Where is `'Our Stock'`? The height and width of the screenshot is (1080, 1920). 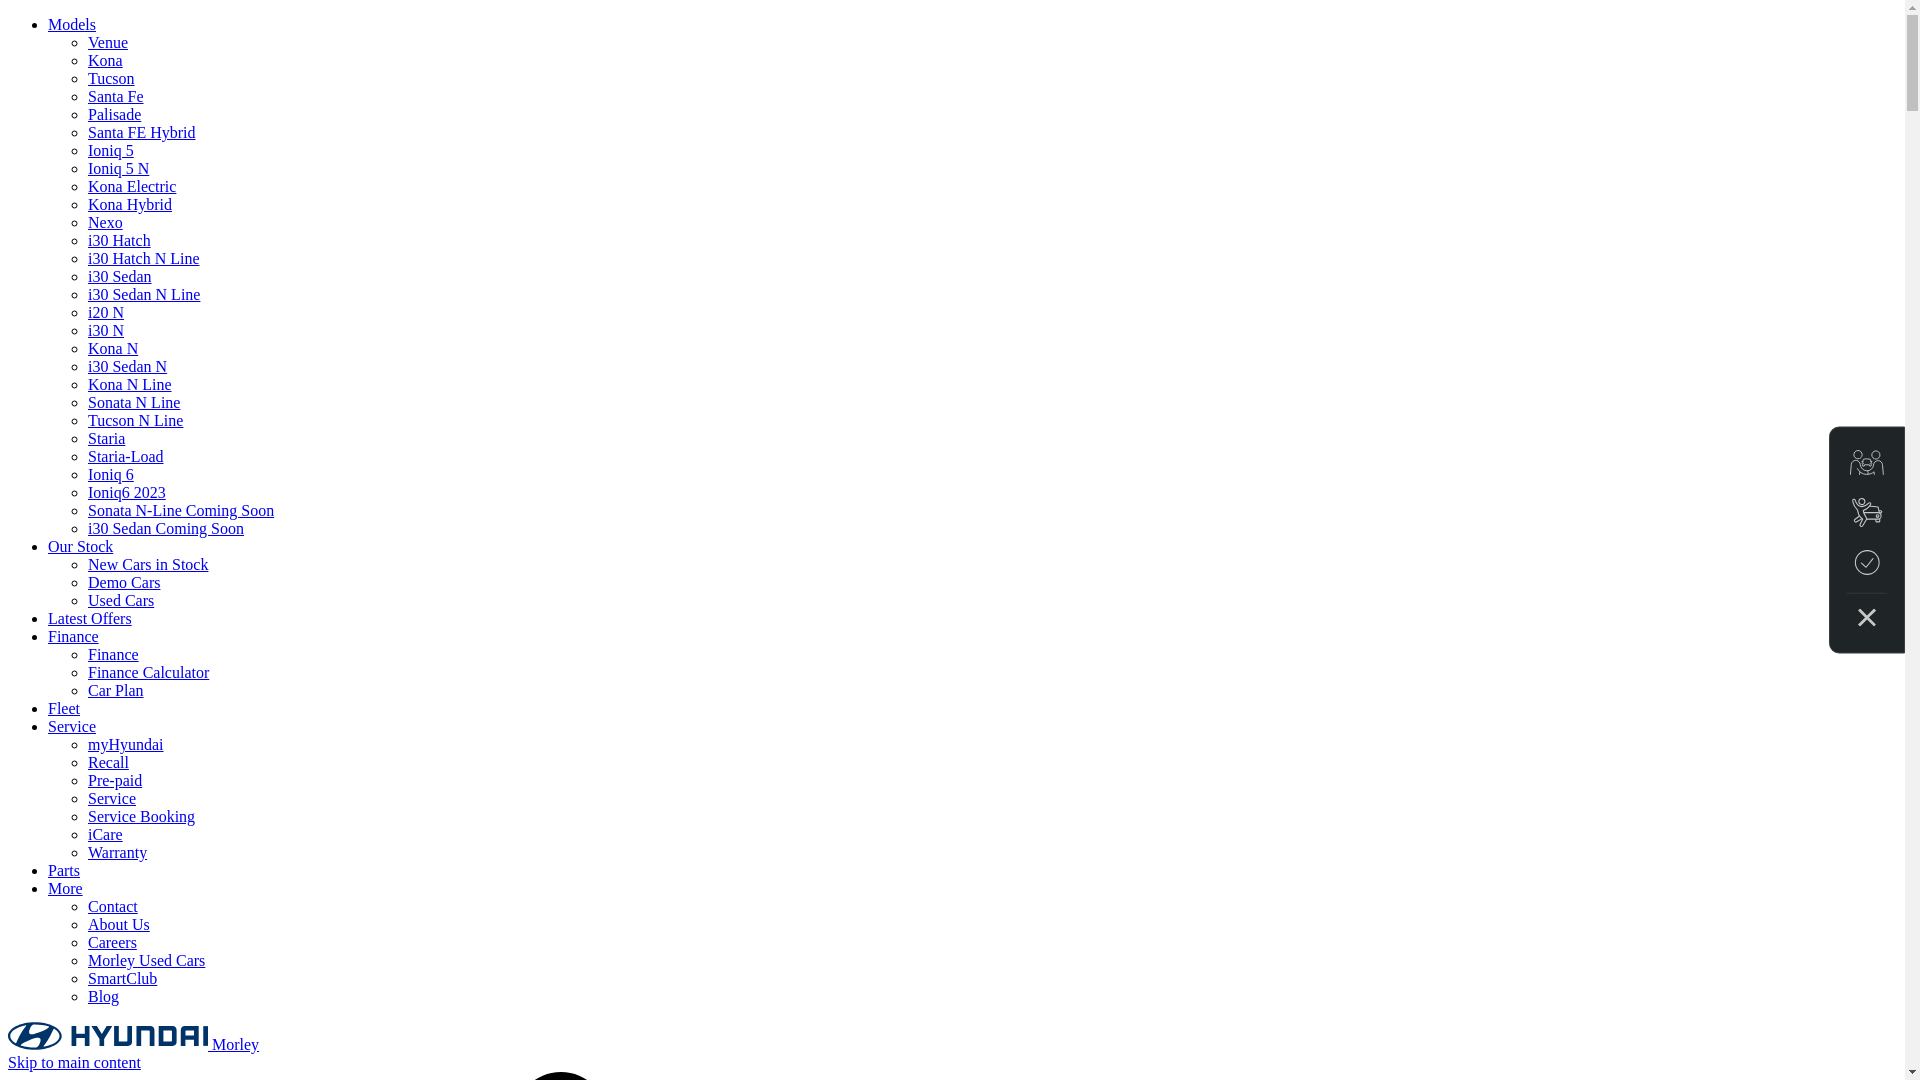 'Our Stock' is located at coordinates (48, 546).